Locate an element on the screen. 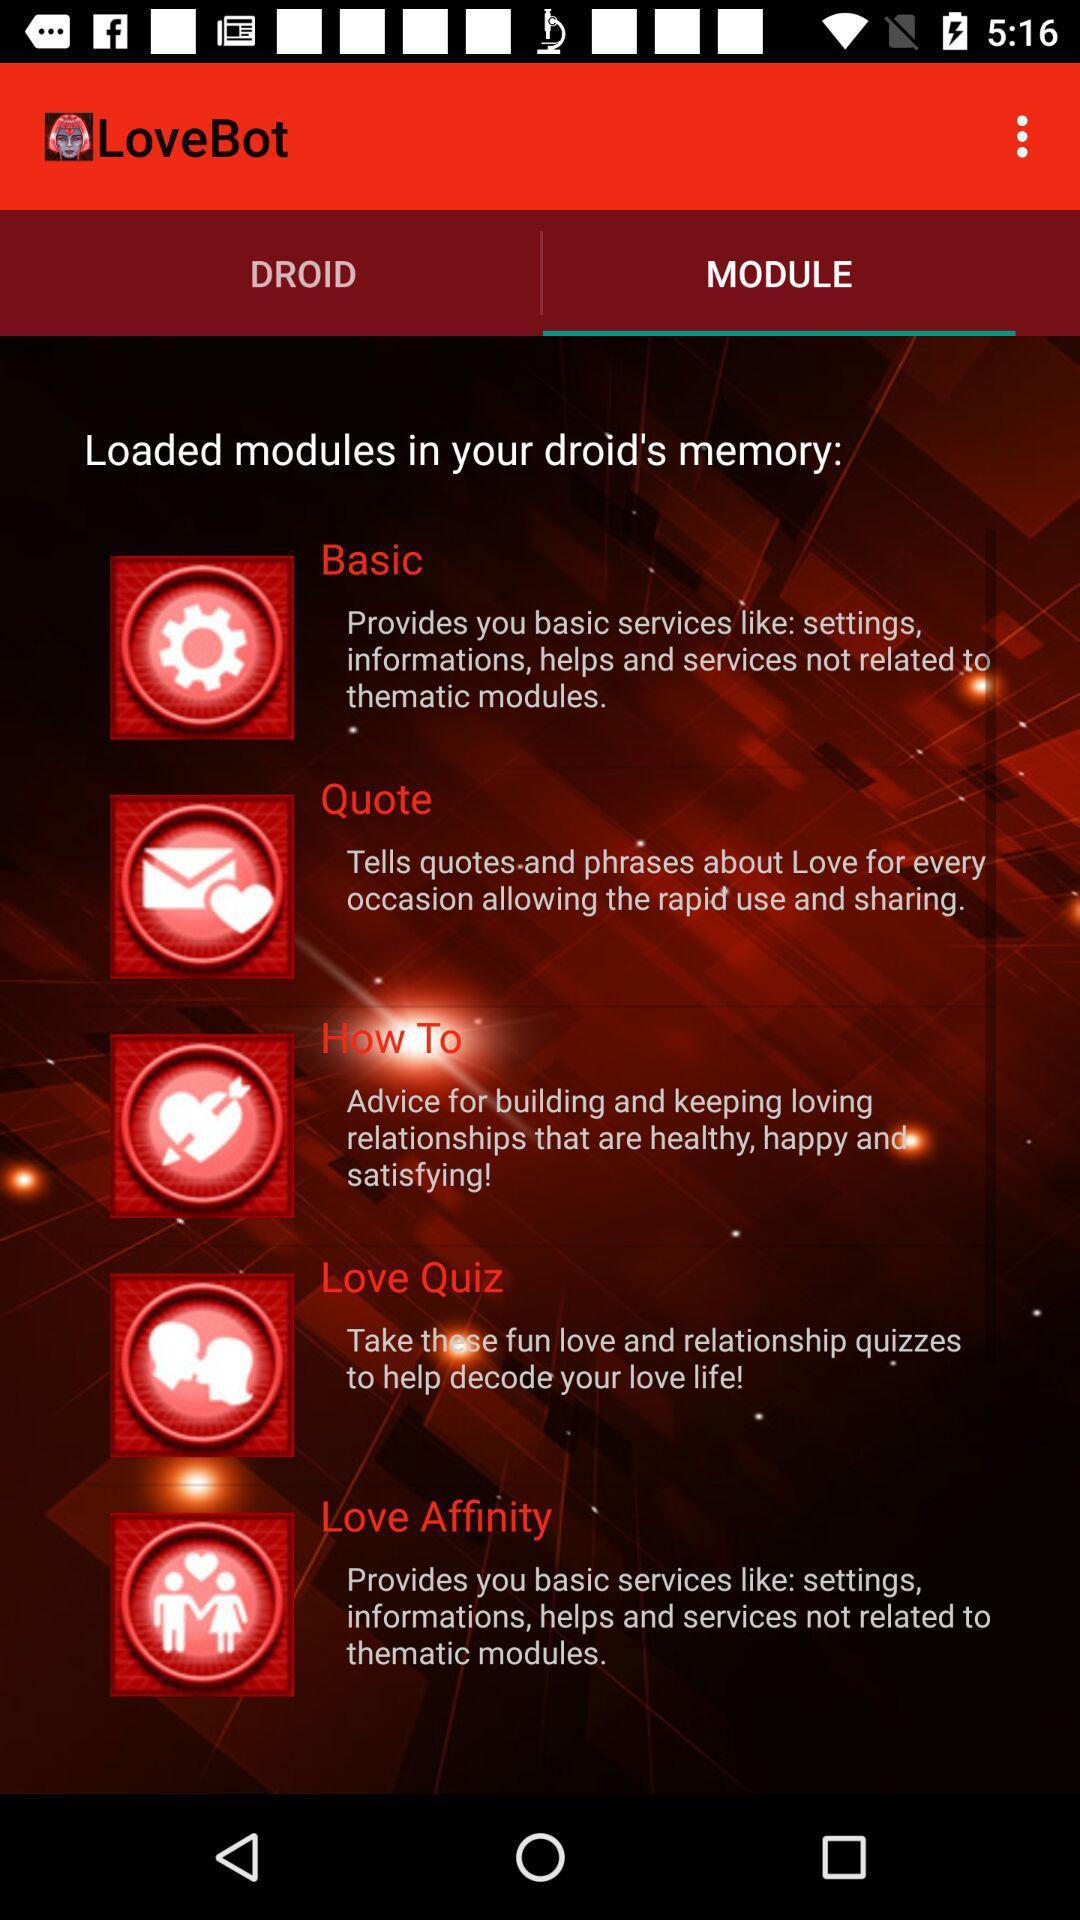  how to icon is located at coordinates (658, 1042).